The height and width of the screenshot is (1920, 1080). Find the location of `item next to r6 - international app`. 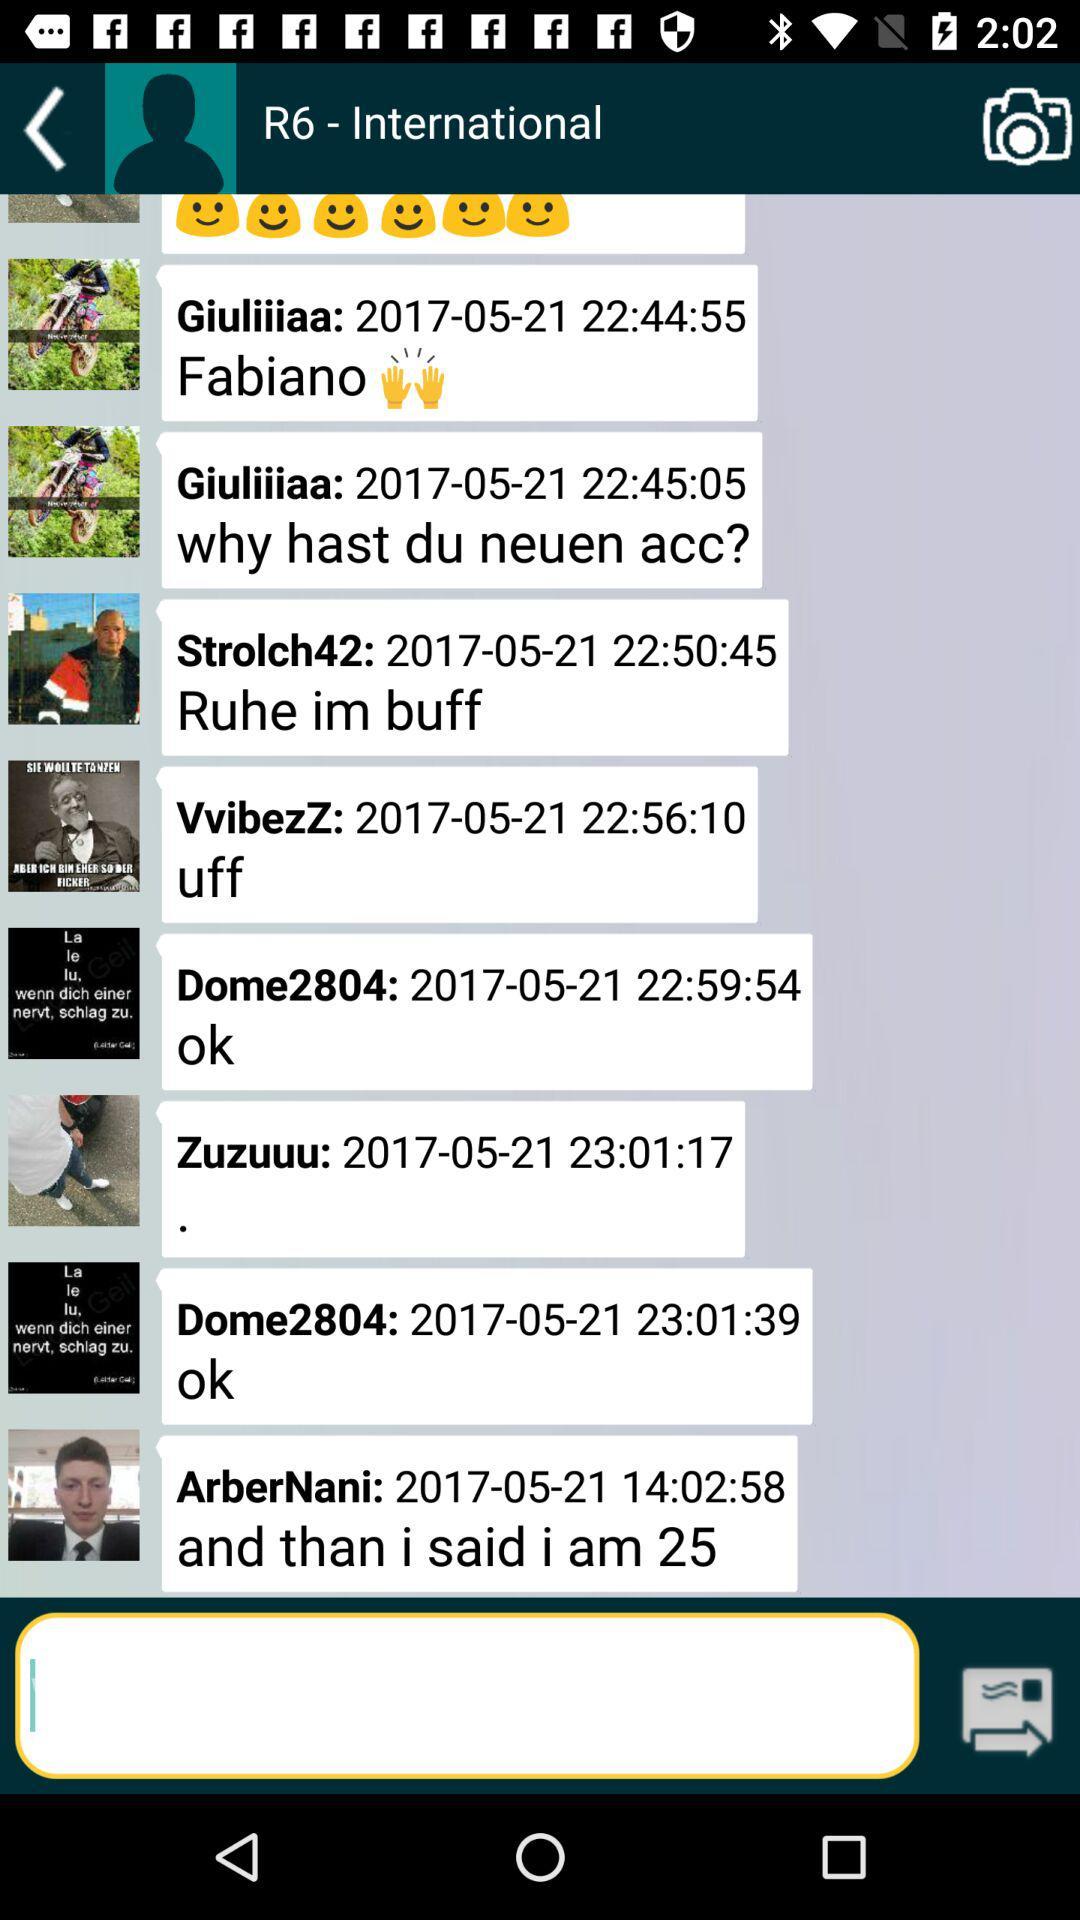

item next to r6 - international app is located at coordinates (1027, 128).